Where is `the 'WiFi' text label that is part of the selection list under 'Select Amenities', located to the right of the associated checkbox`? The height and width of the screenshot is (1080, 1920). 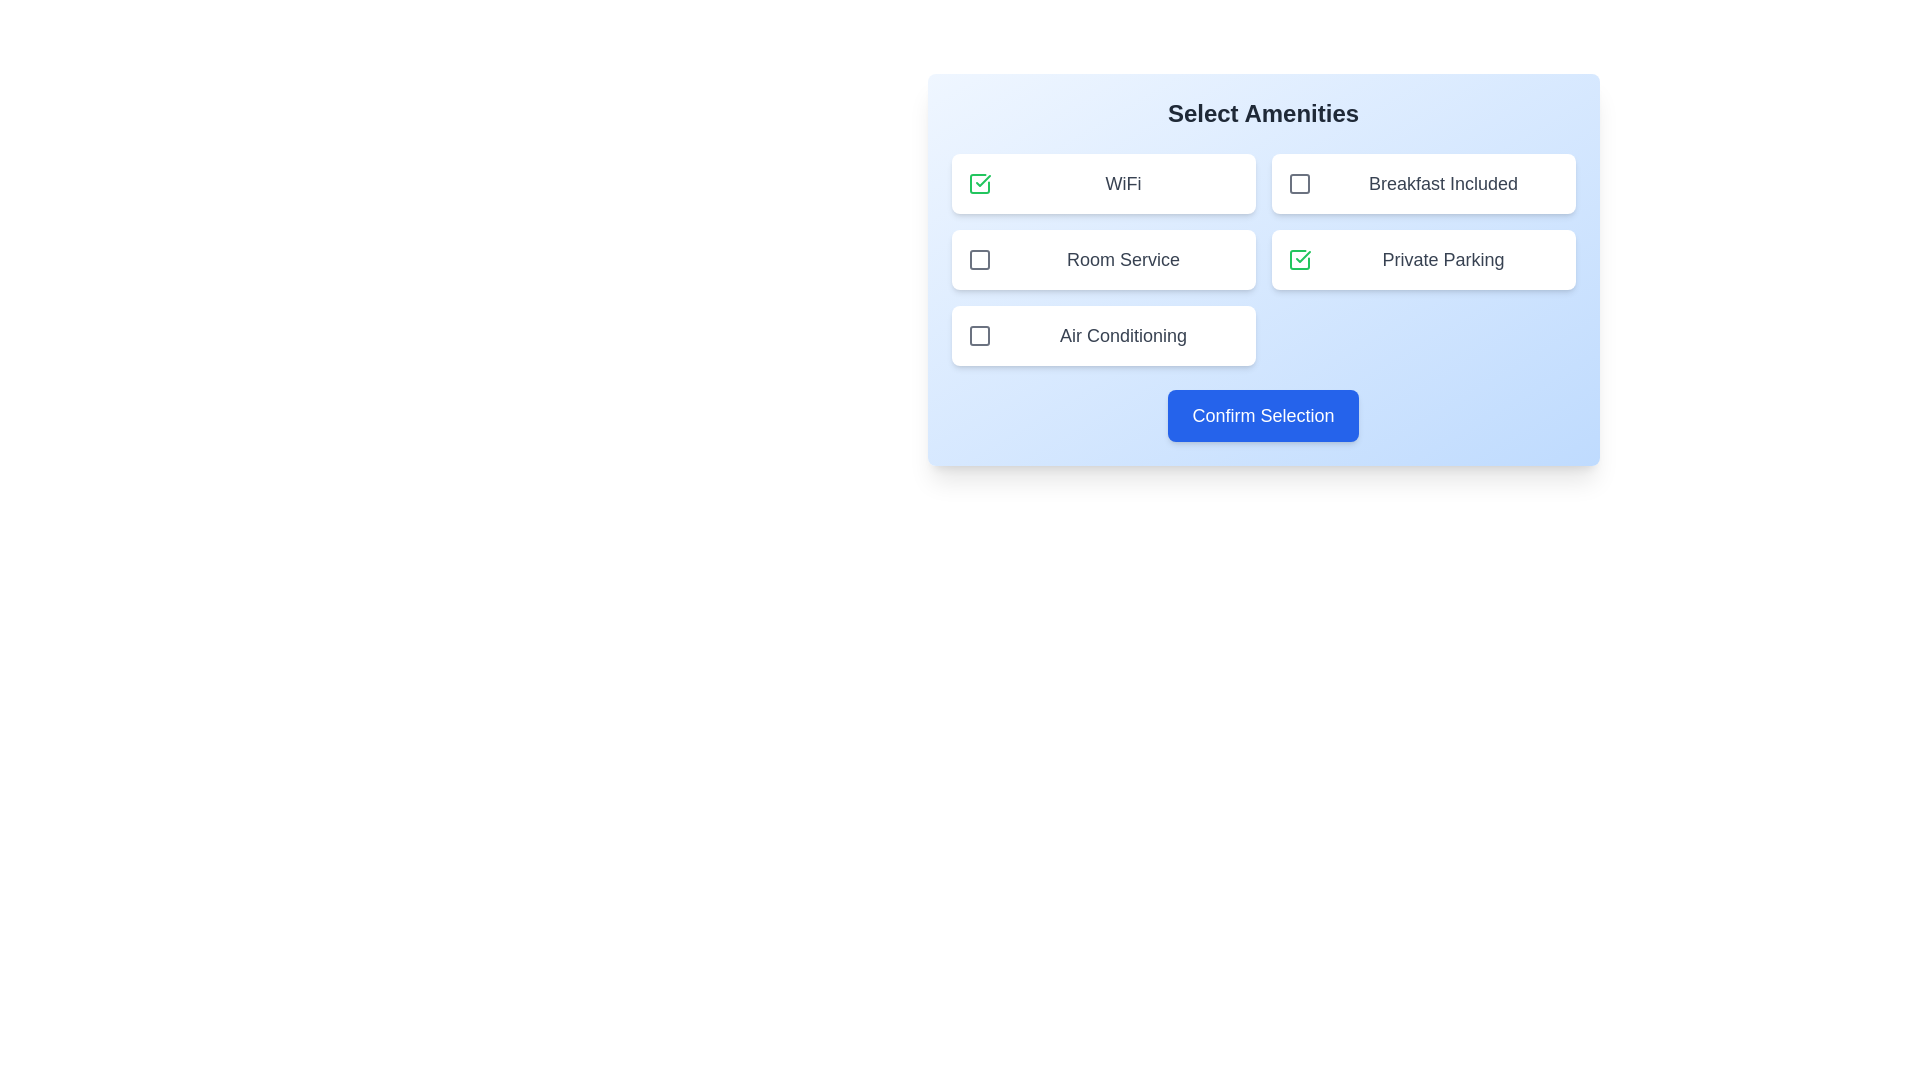 the 'WiFi' text label that is part of the selection list under 'Select Amenities', located to the right of the associated checkbox is located at coordinates (1123, 184).